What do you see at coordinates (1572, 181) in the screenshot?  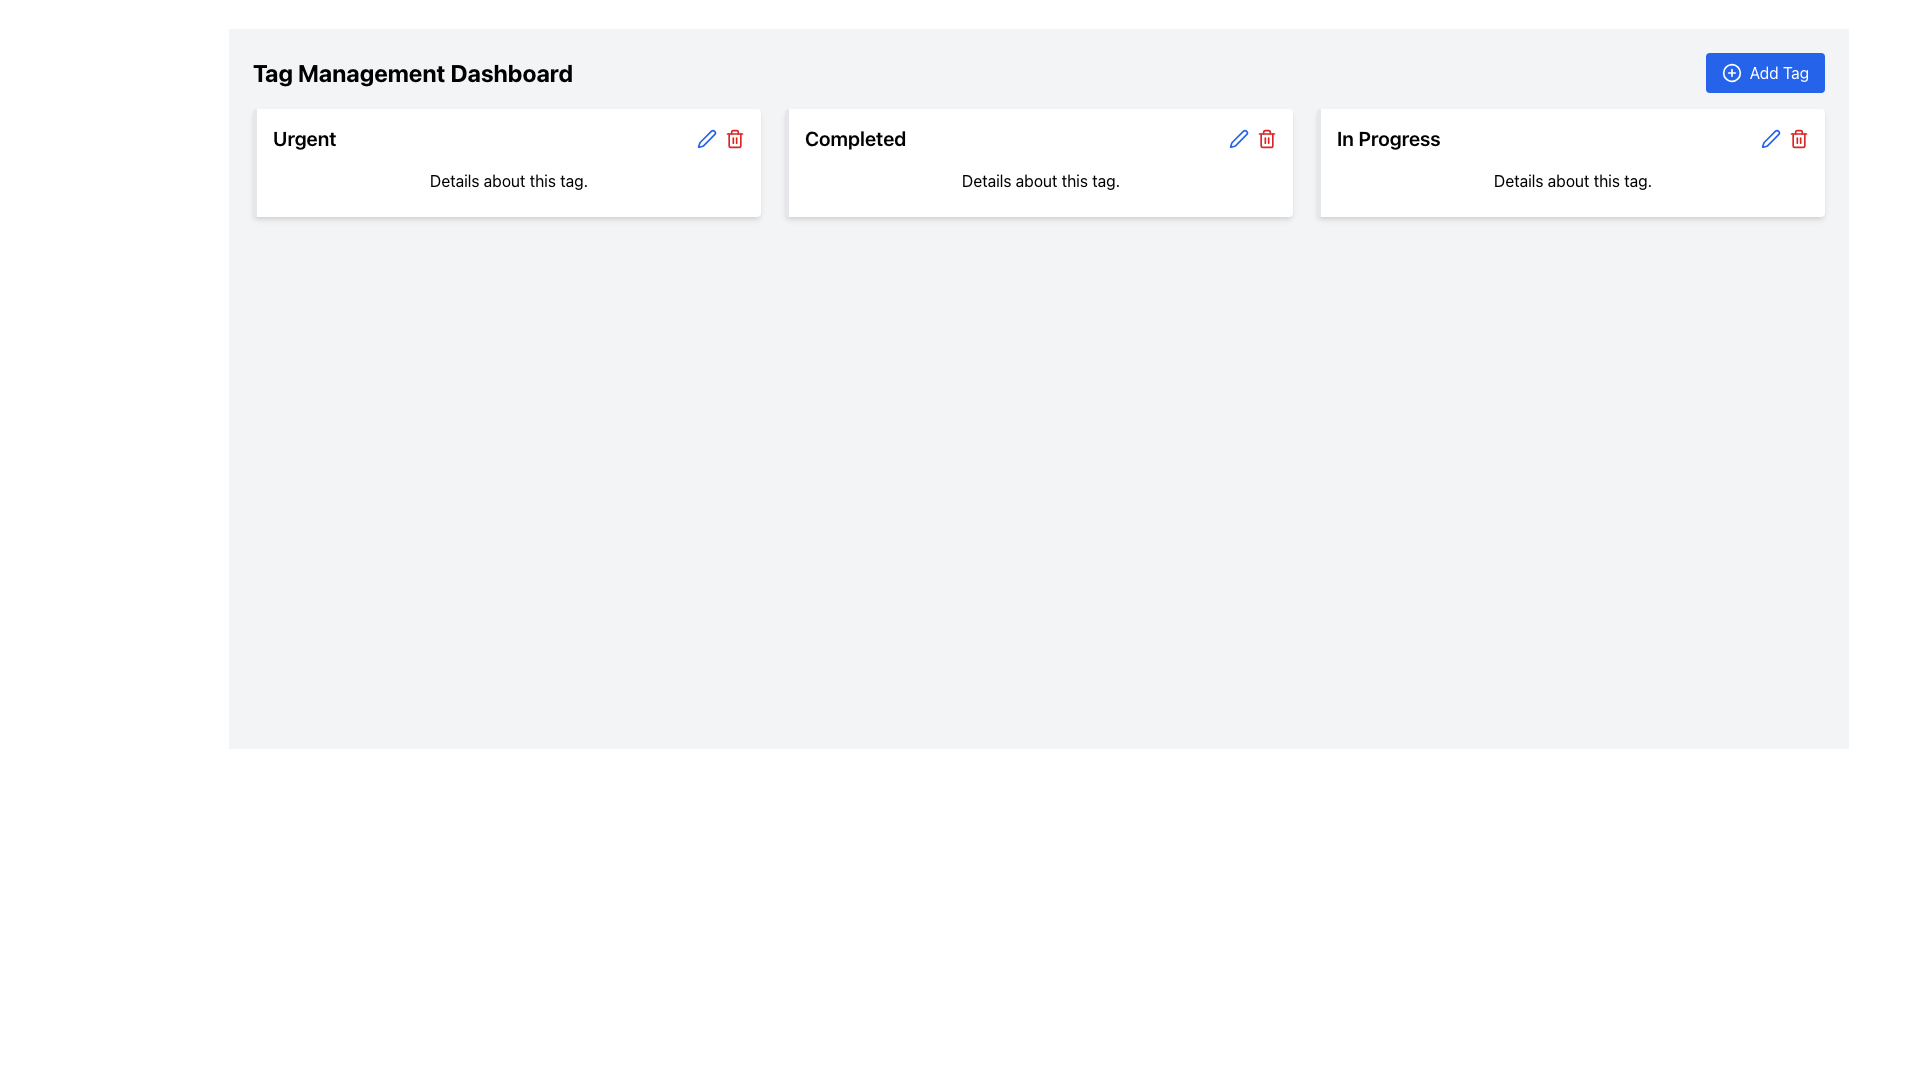 I see `the descriptive text label located below the title 'In Progress' to emphasize it` at bounding box center [1572, 181].